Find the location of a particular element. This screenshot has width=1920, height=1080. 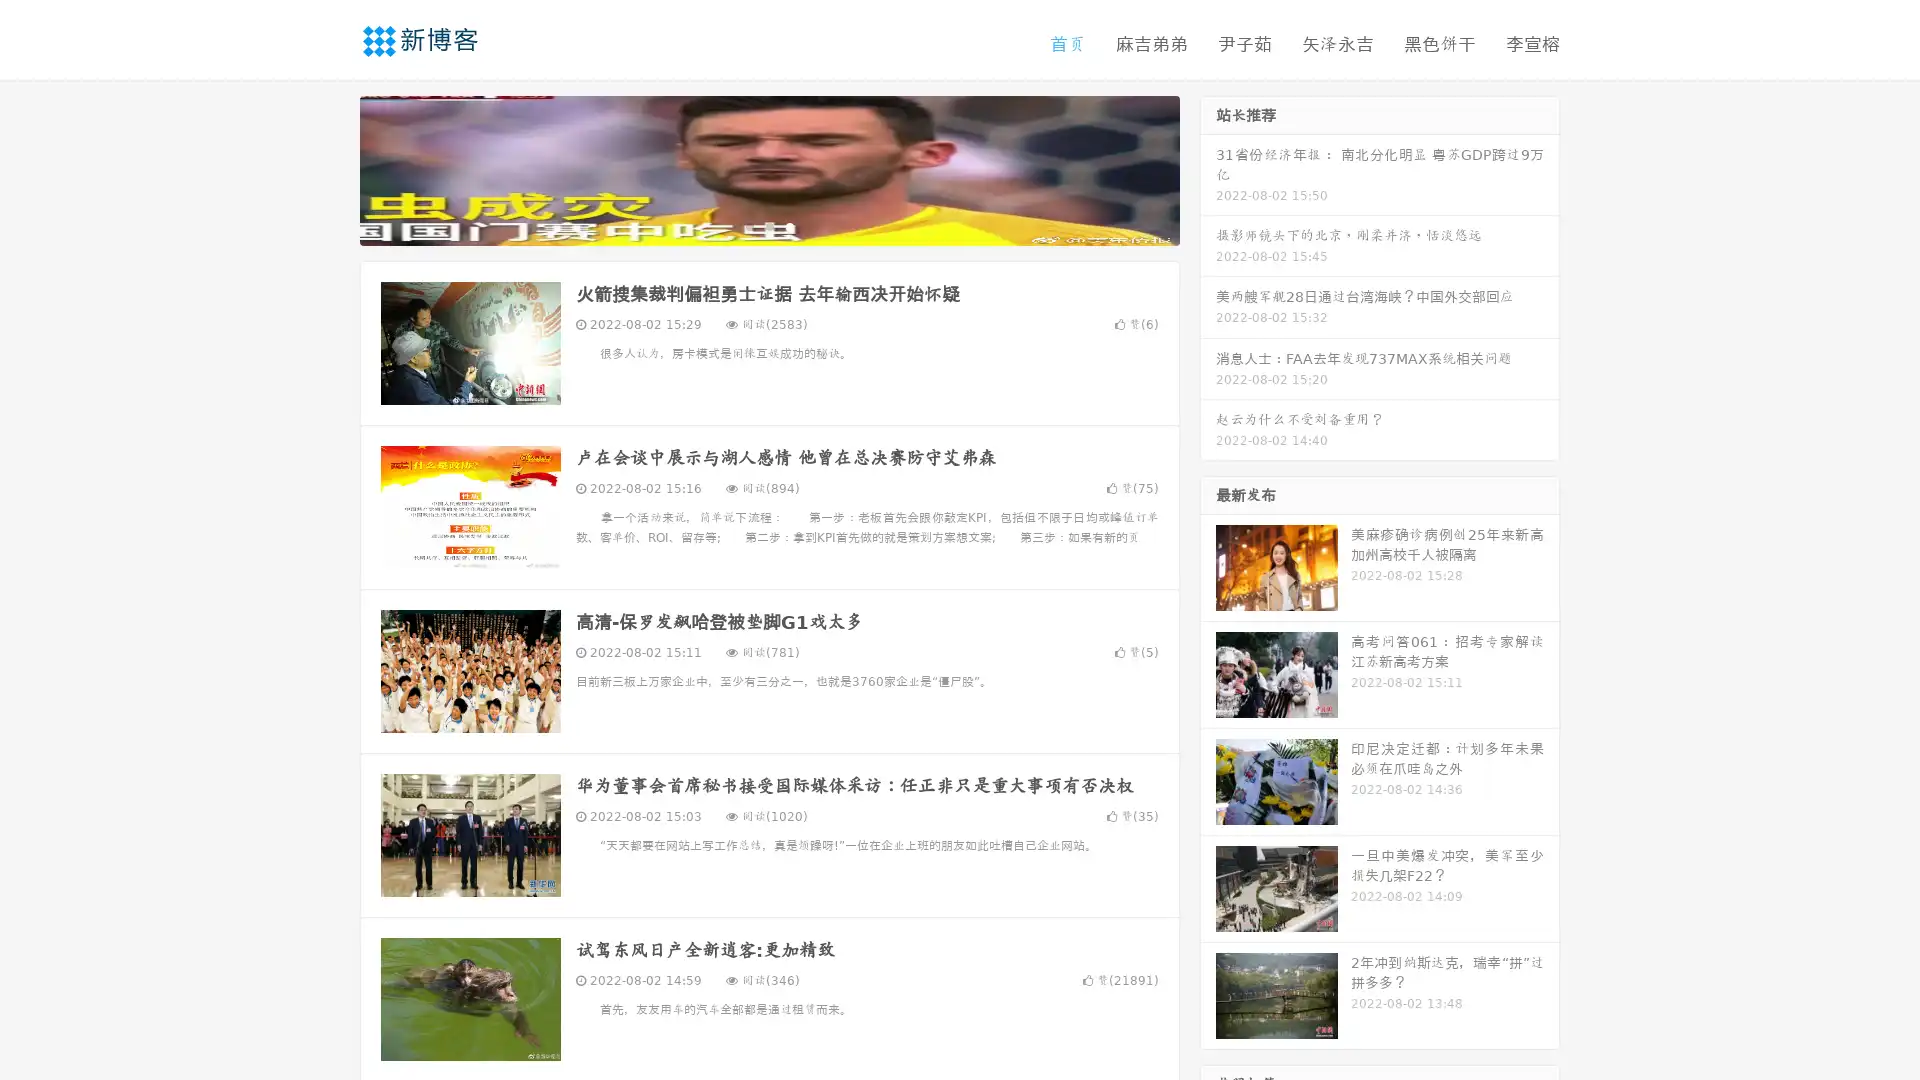

Go to slide 2 is located at coordinates (768, 225).